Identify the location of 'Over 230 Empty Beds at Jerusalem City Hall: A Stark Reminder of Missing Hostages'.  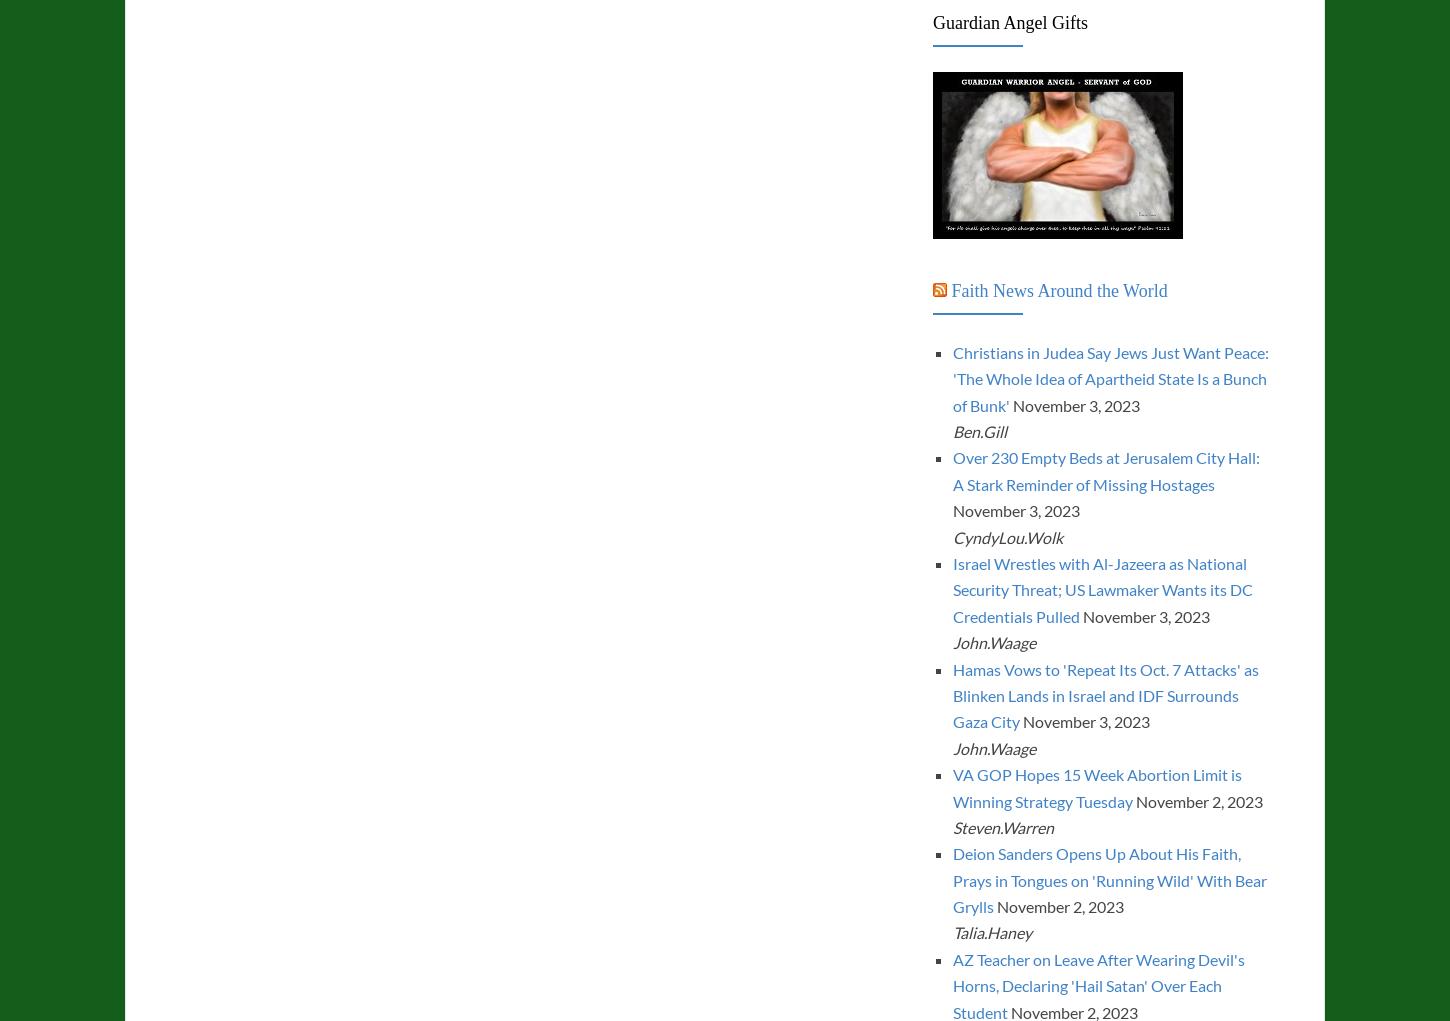
(1104, 470).